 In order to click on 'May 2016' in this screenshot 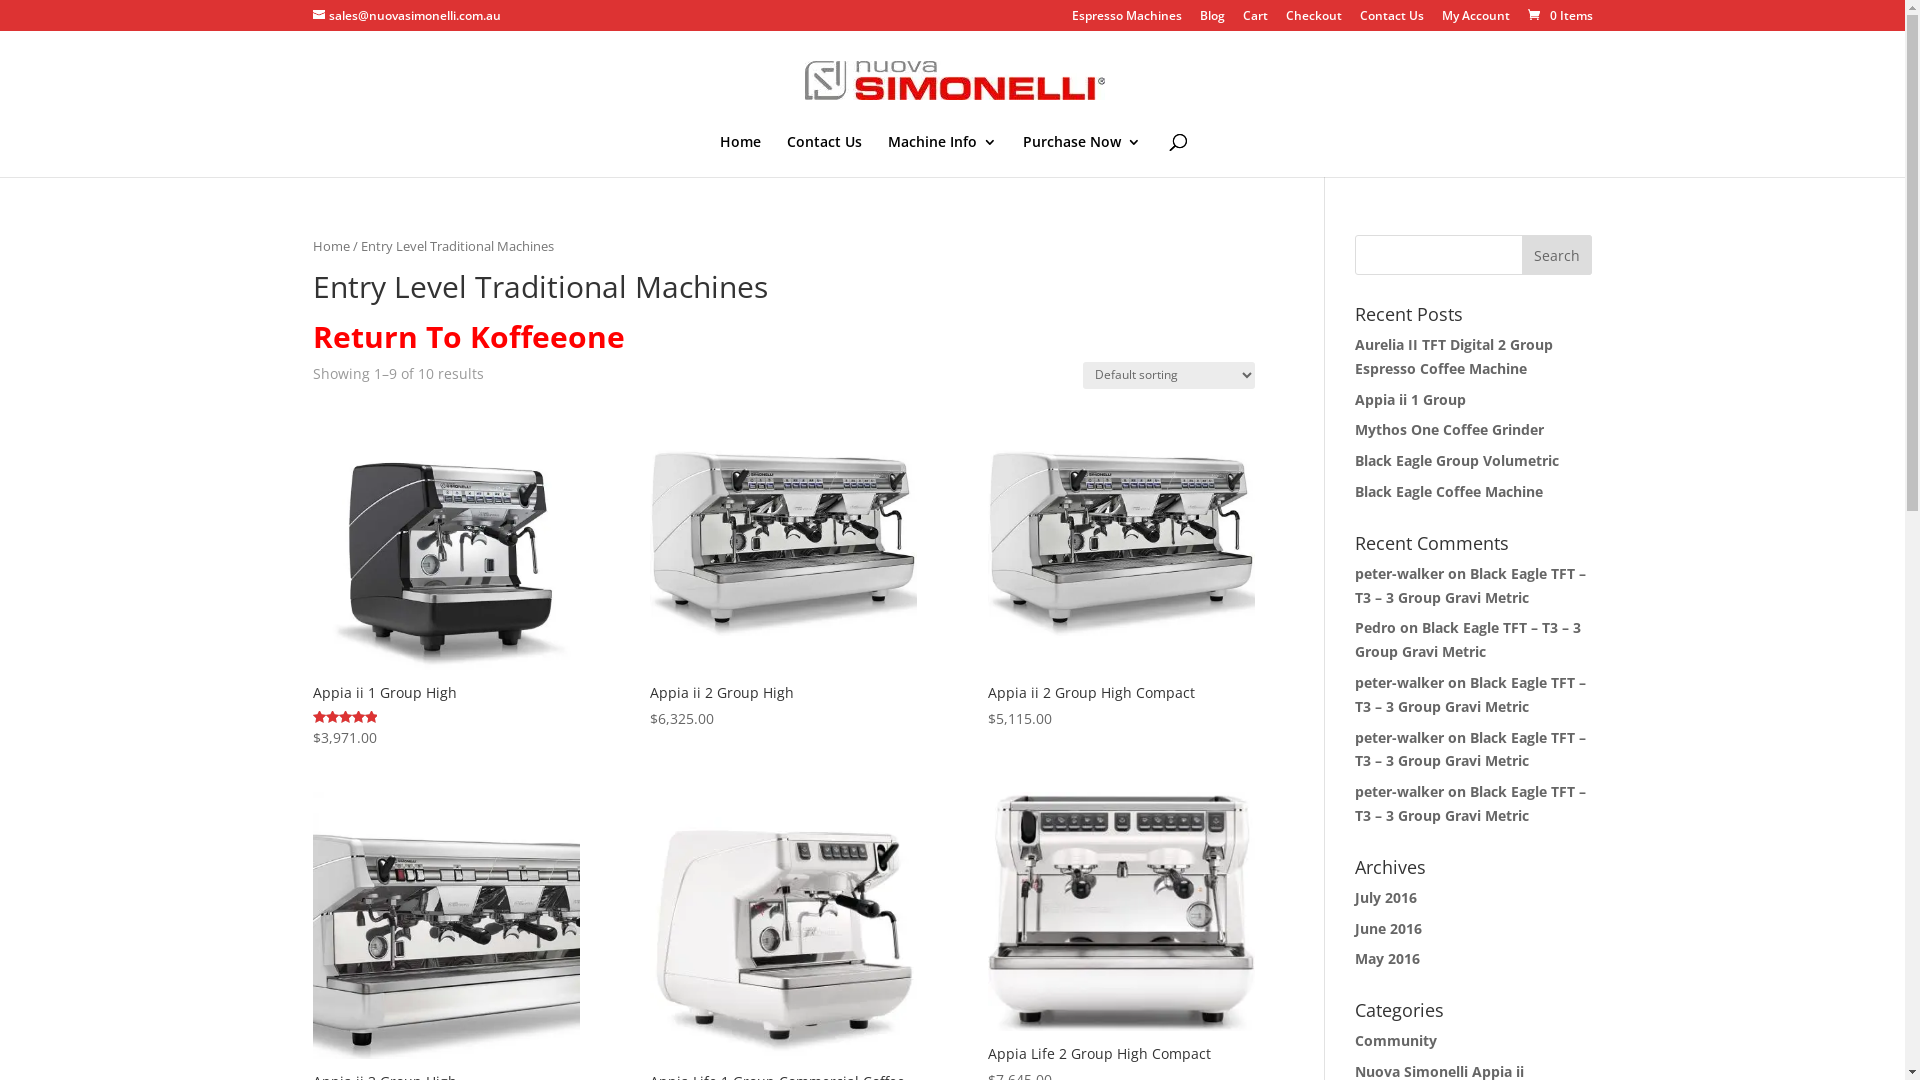, I will do `click(1354, 957)`.